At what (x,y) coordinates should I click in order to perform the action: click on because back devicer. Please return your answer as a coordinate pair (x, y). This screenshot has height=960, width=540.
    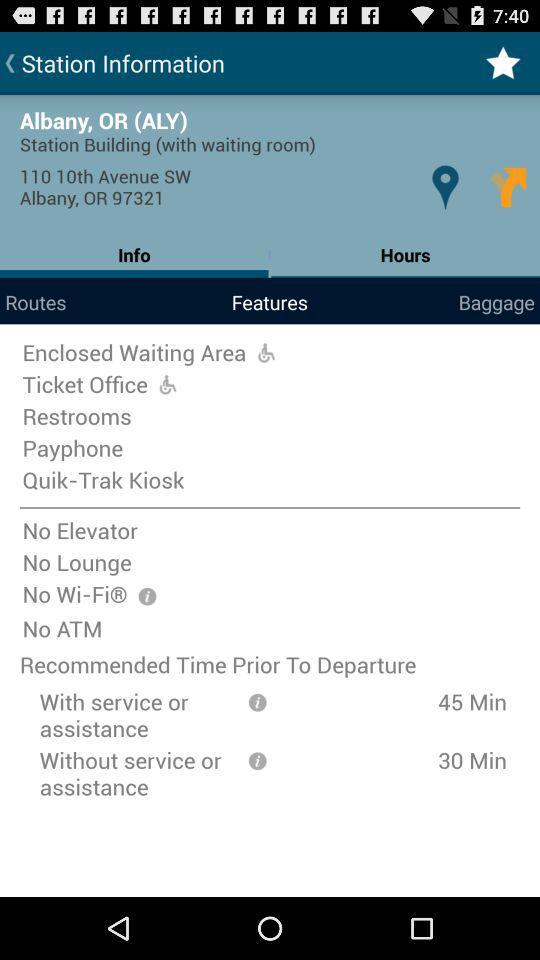
    Looking at the image, I should click on (257, 701).